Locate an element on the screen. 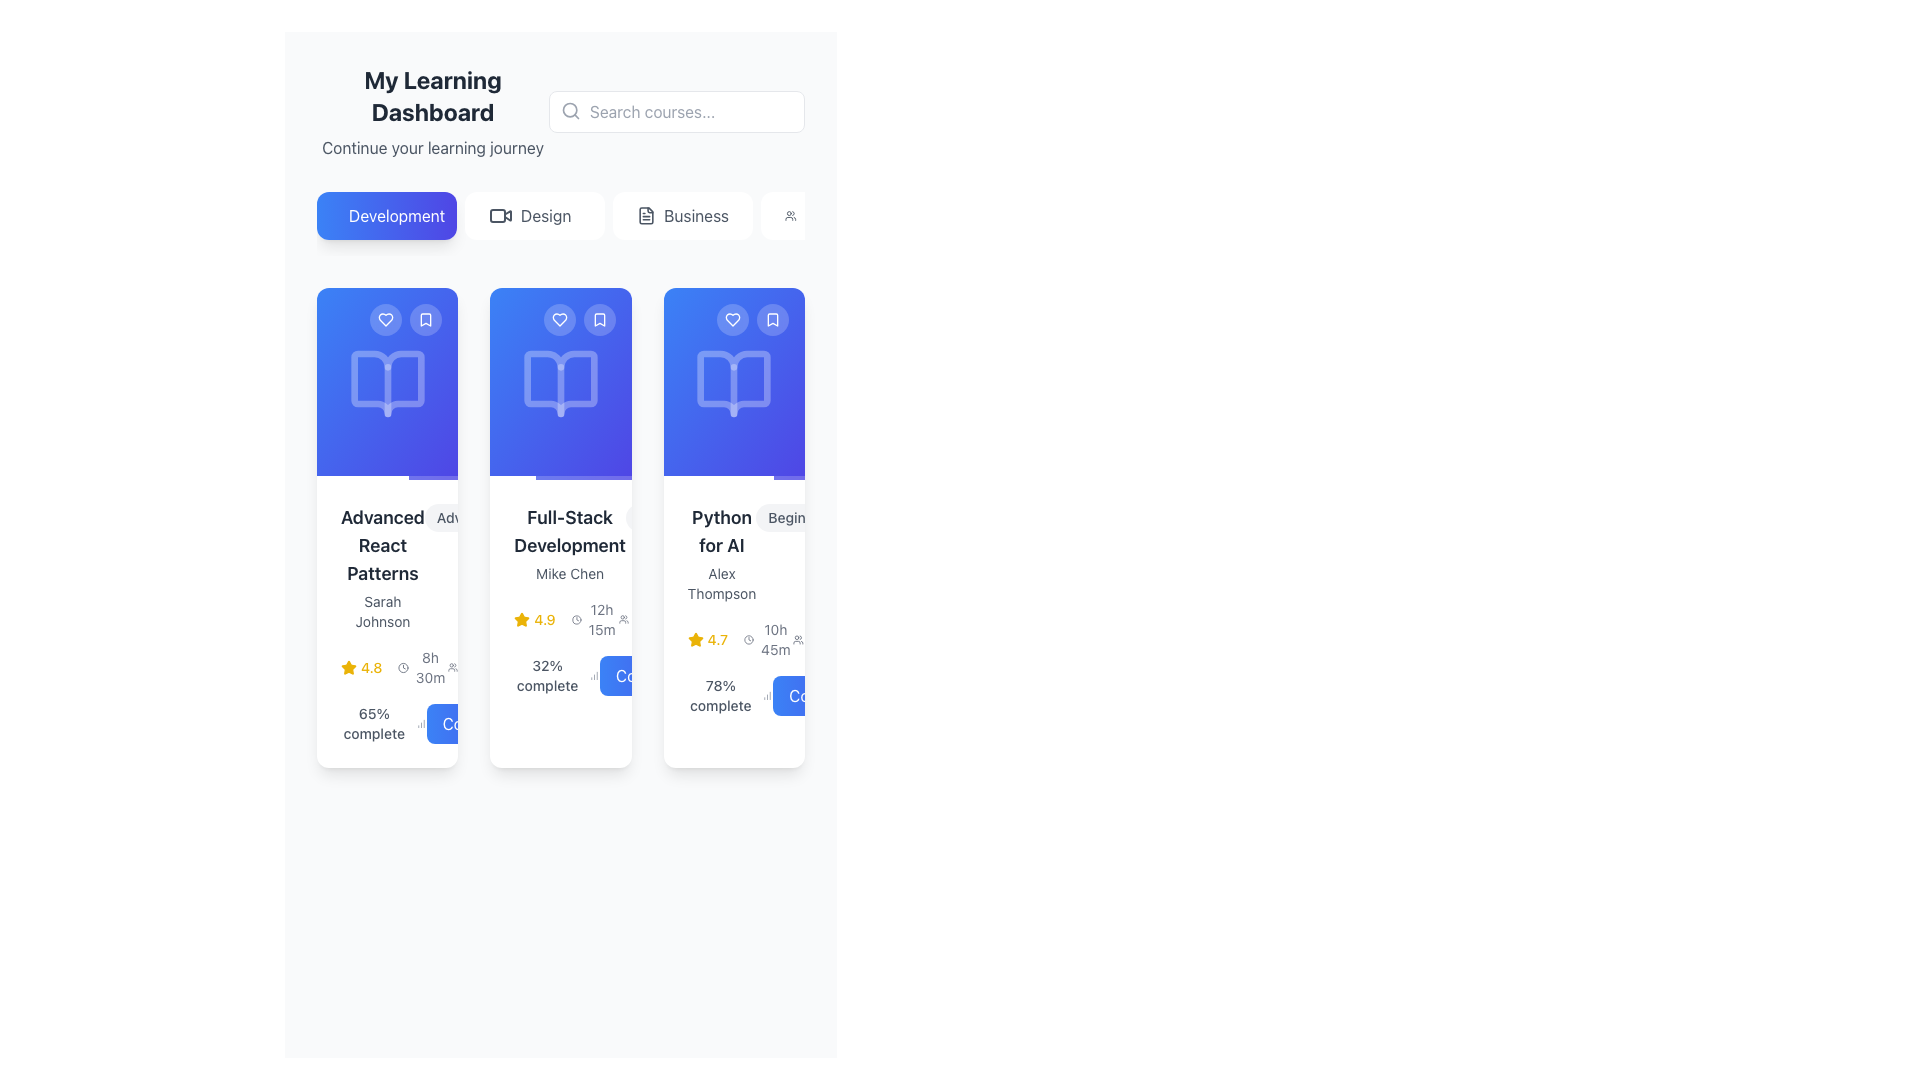  the Text Label that displays the progress percentage of the course, located at the bottom-left corner of the 'Advanced React Patterns' card, next to the 'Continue' button is located at coordinates (387, 724).